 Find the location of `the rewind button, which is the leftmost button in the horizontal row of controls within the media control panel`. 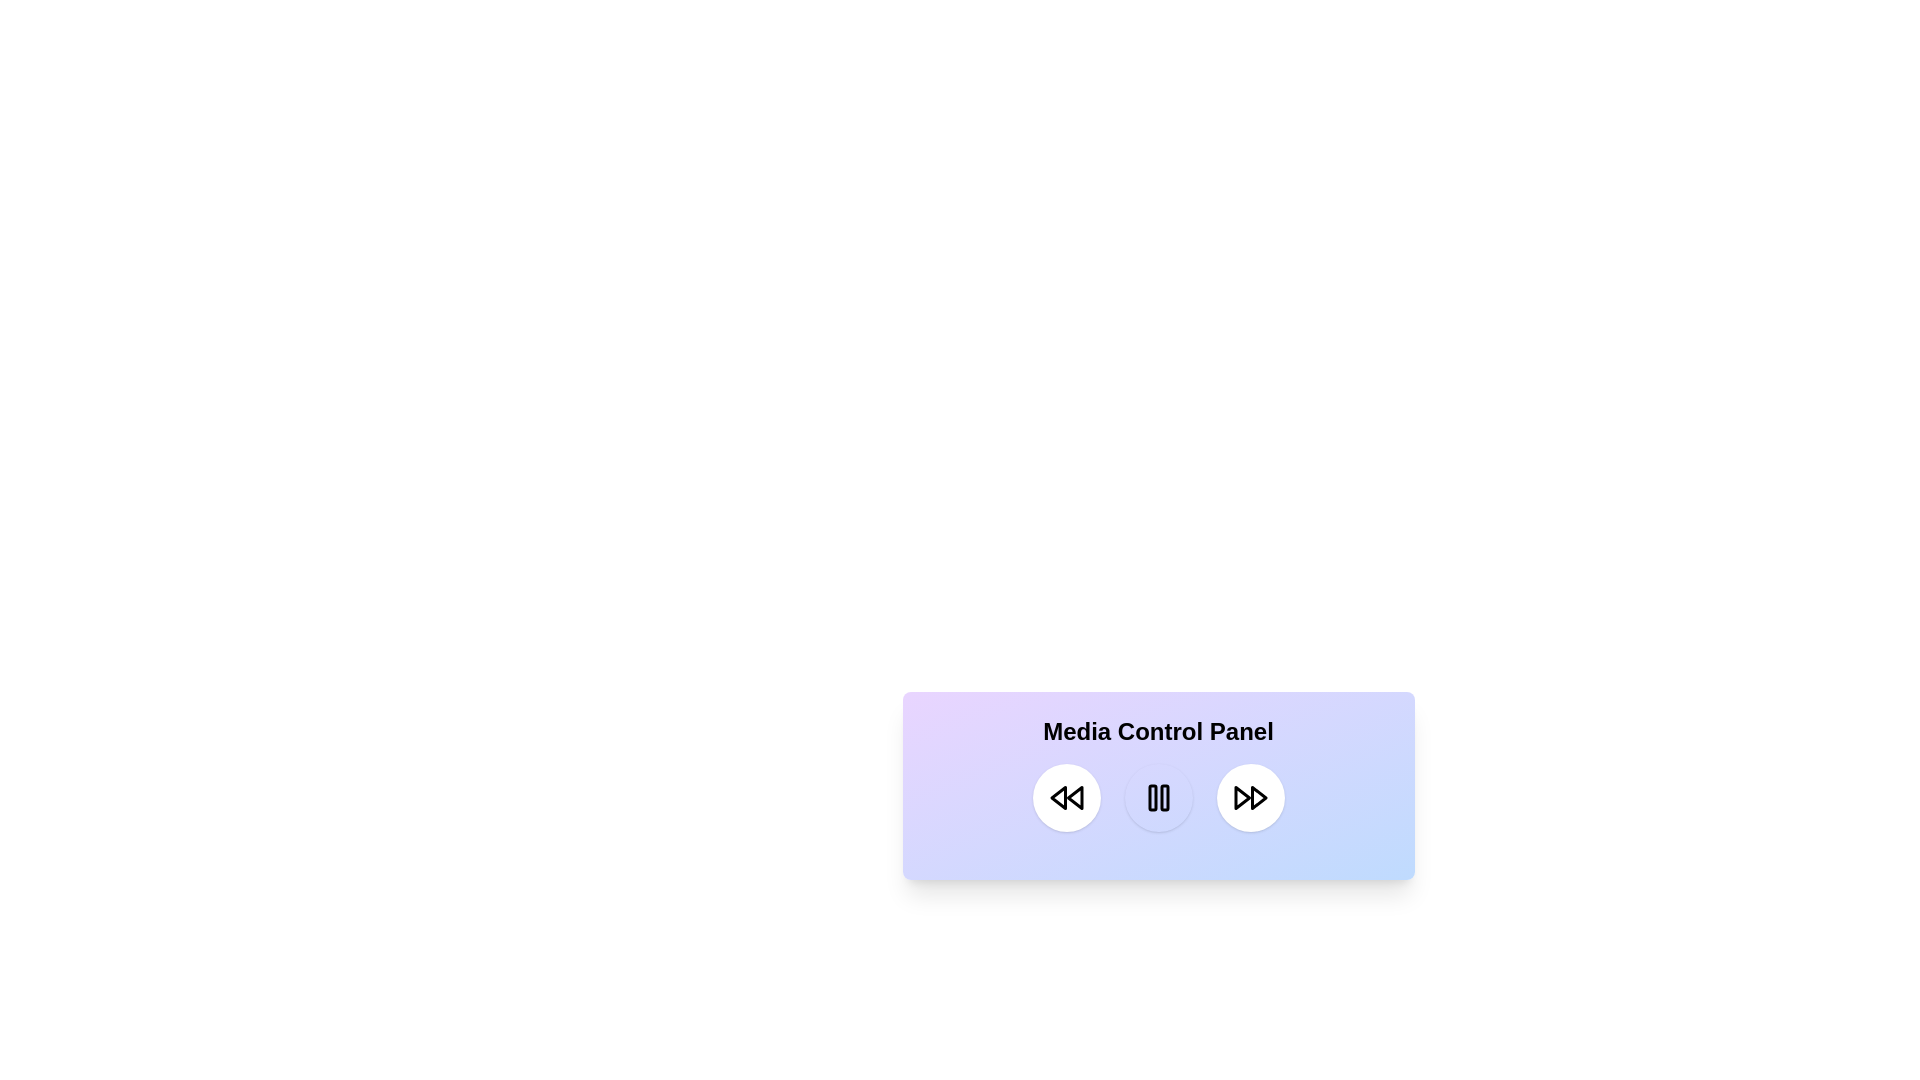

the rewind button, which is the leftmost button in the horizontal row of controls within the media control panel is located at coordinates (1065, 797).